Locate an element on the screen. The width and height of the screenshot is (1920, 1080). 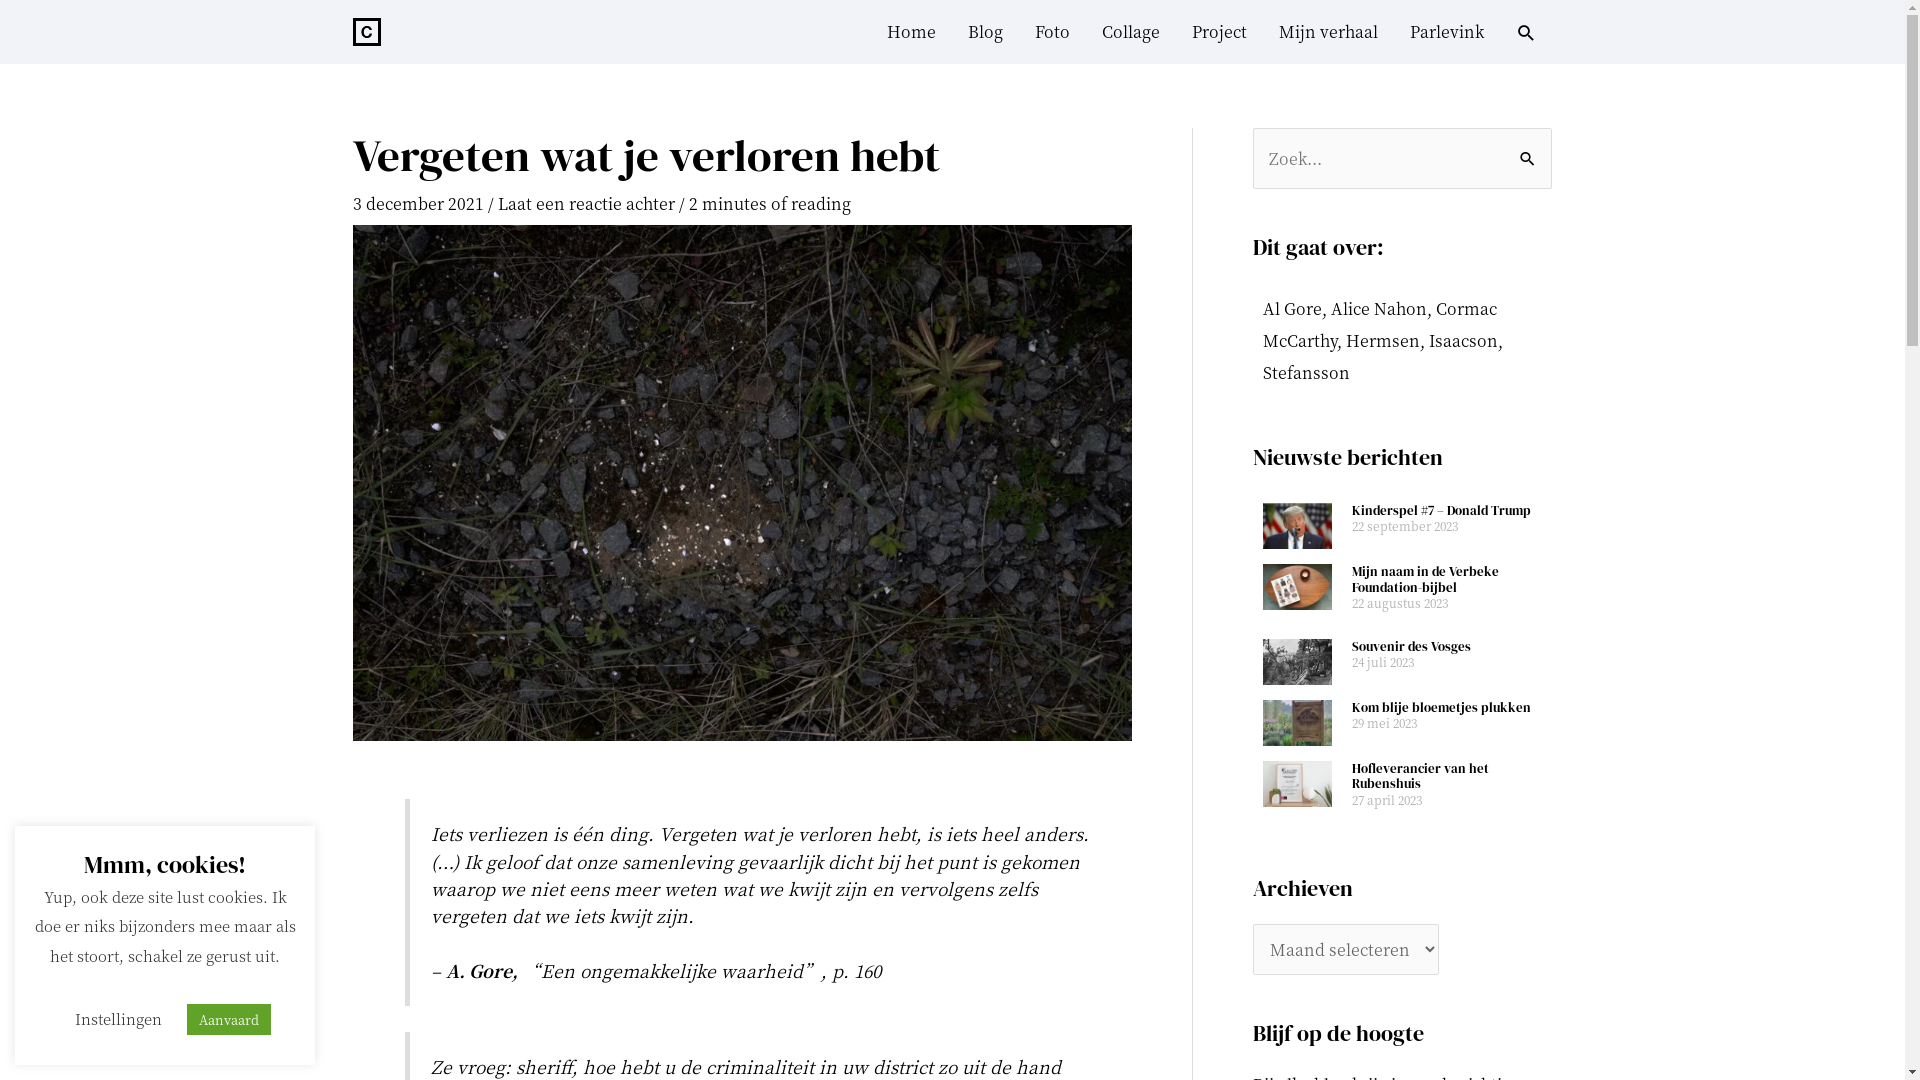
'Blog' is located at coordinates (985, 31).